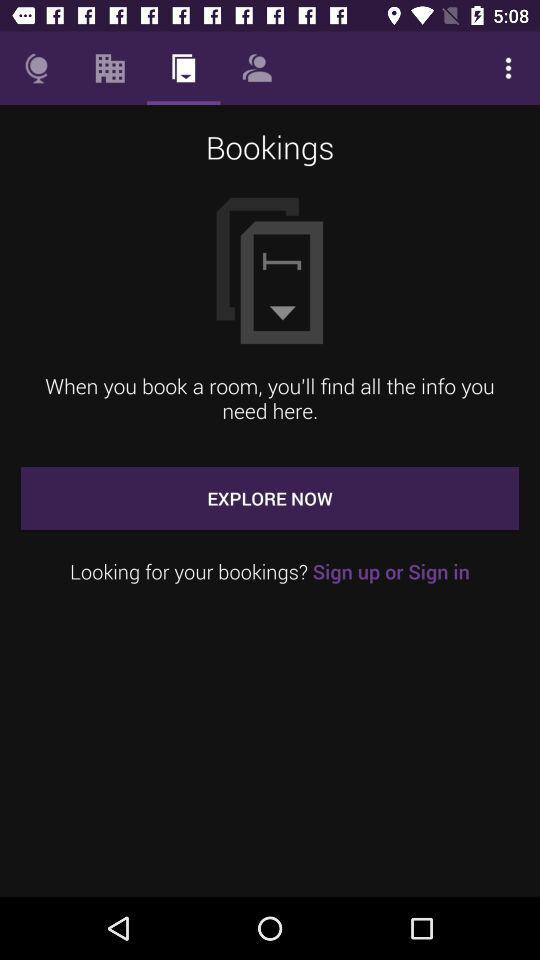  Describe the element at coordinates (270, 571) in the screenshot. I see `looking for your icon` at that location.